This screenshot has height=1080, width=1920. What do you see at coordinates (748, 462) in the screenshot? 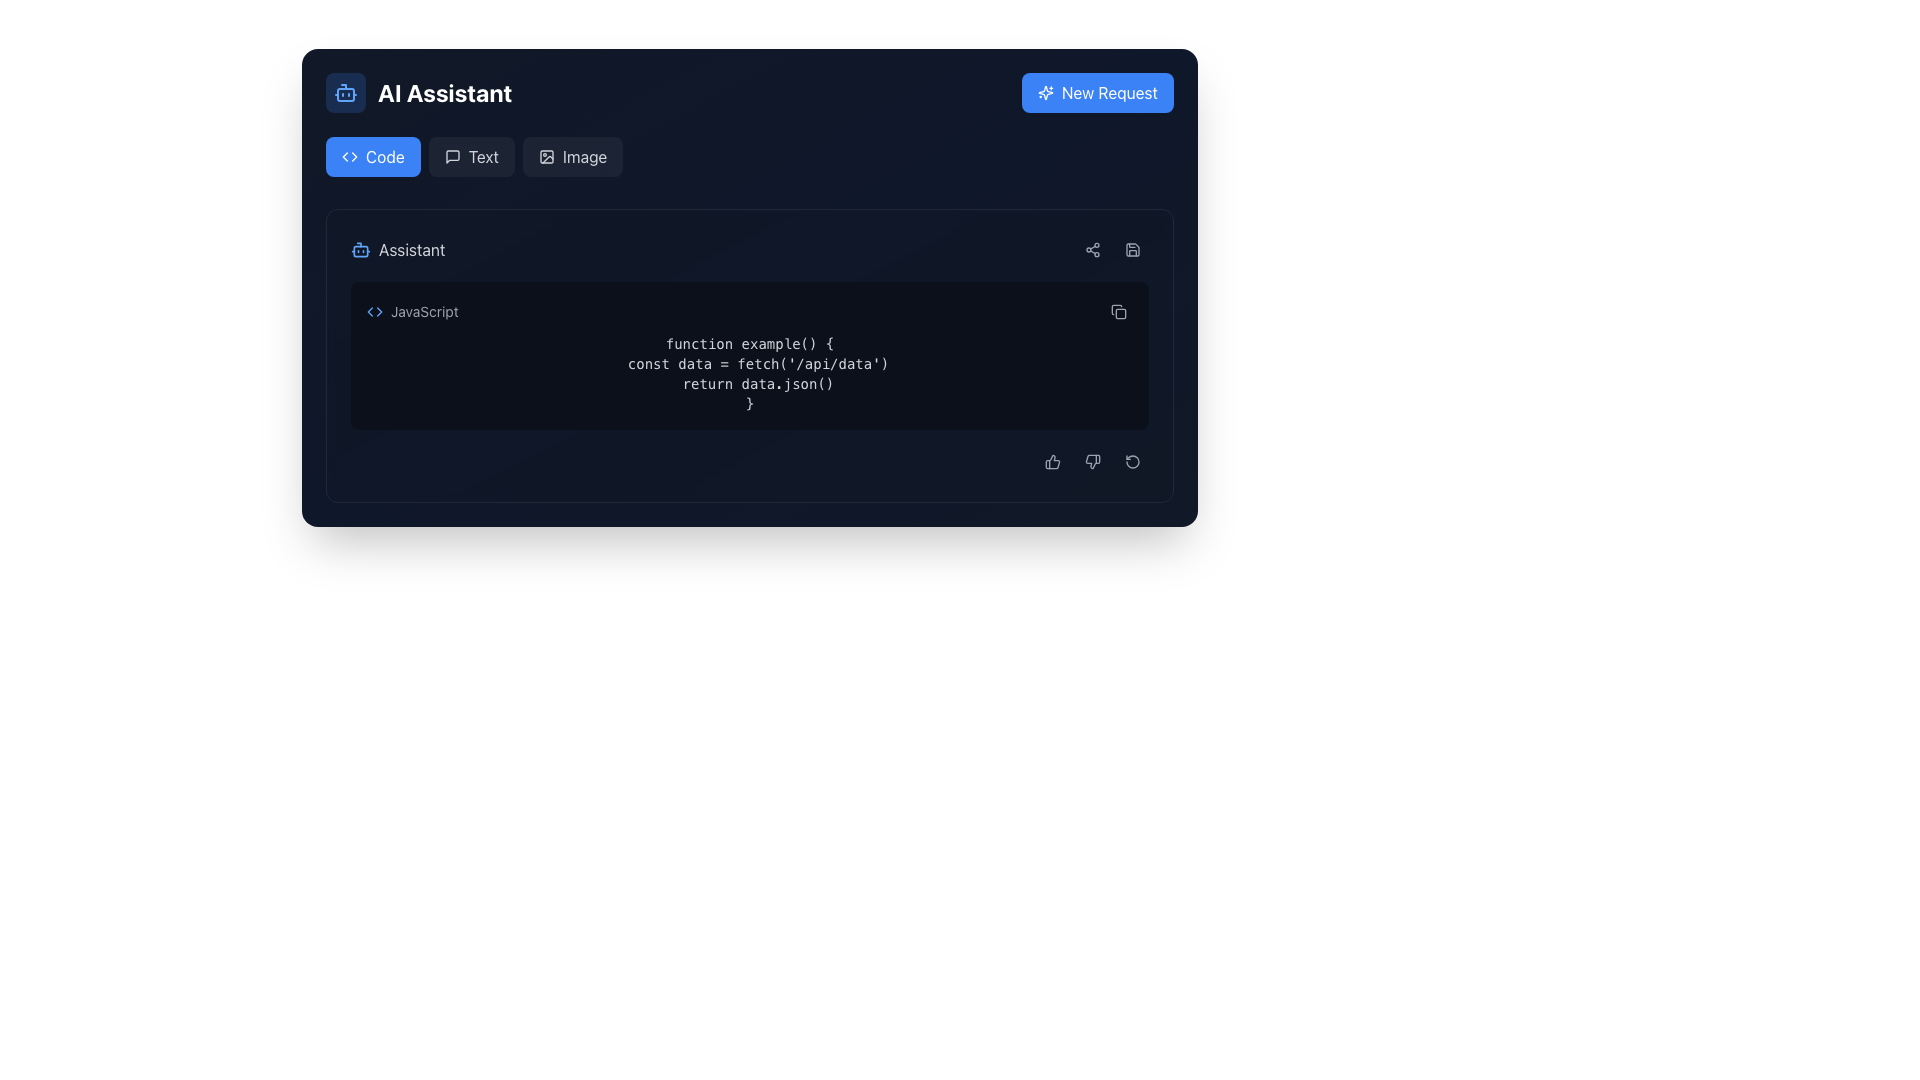
I see `the thumbs-up button on the horizontal toolbar located beneath the code example block to like` at bounding box center [748, 462].